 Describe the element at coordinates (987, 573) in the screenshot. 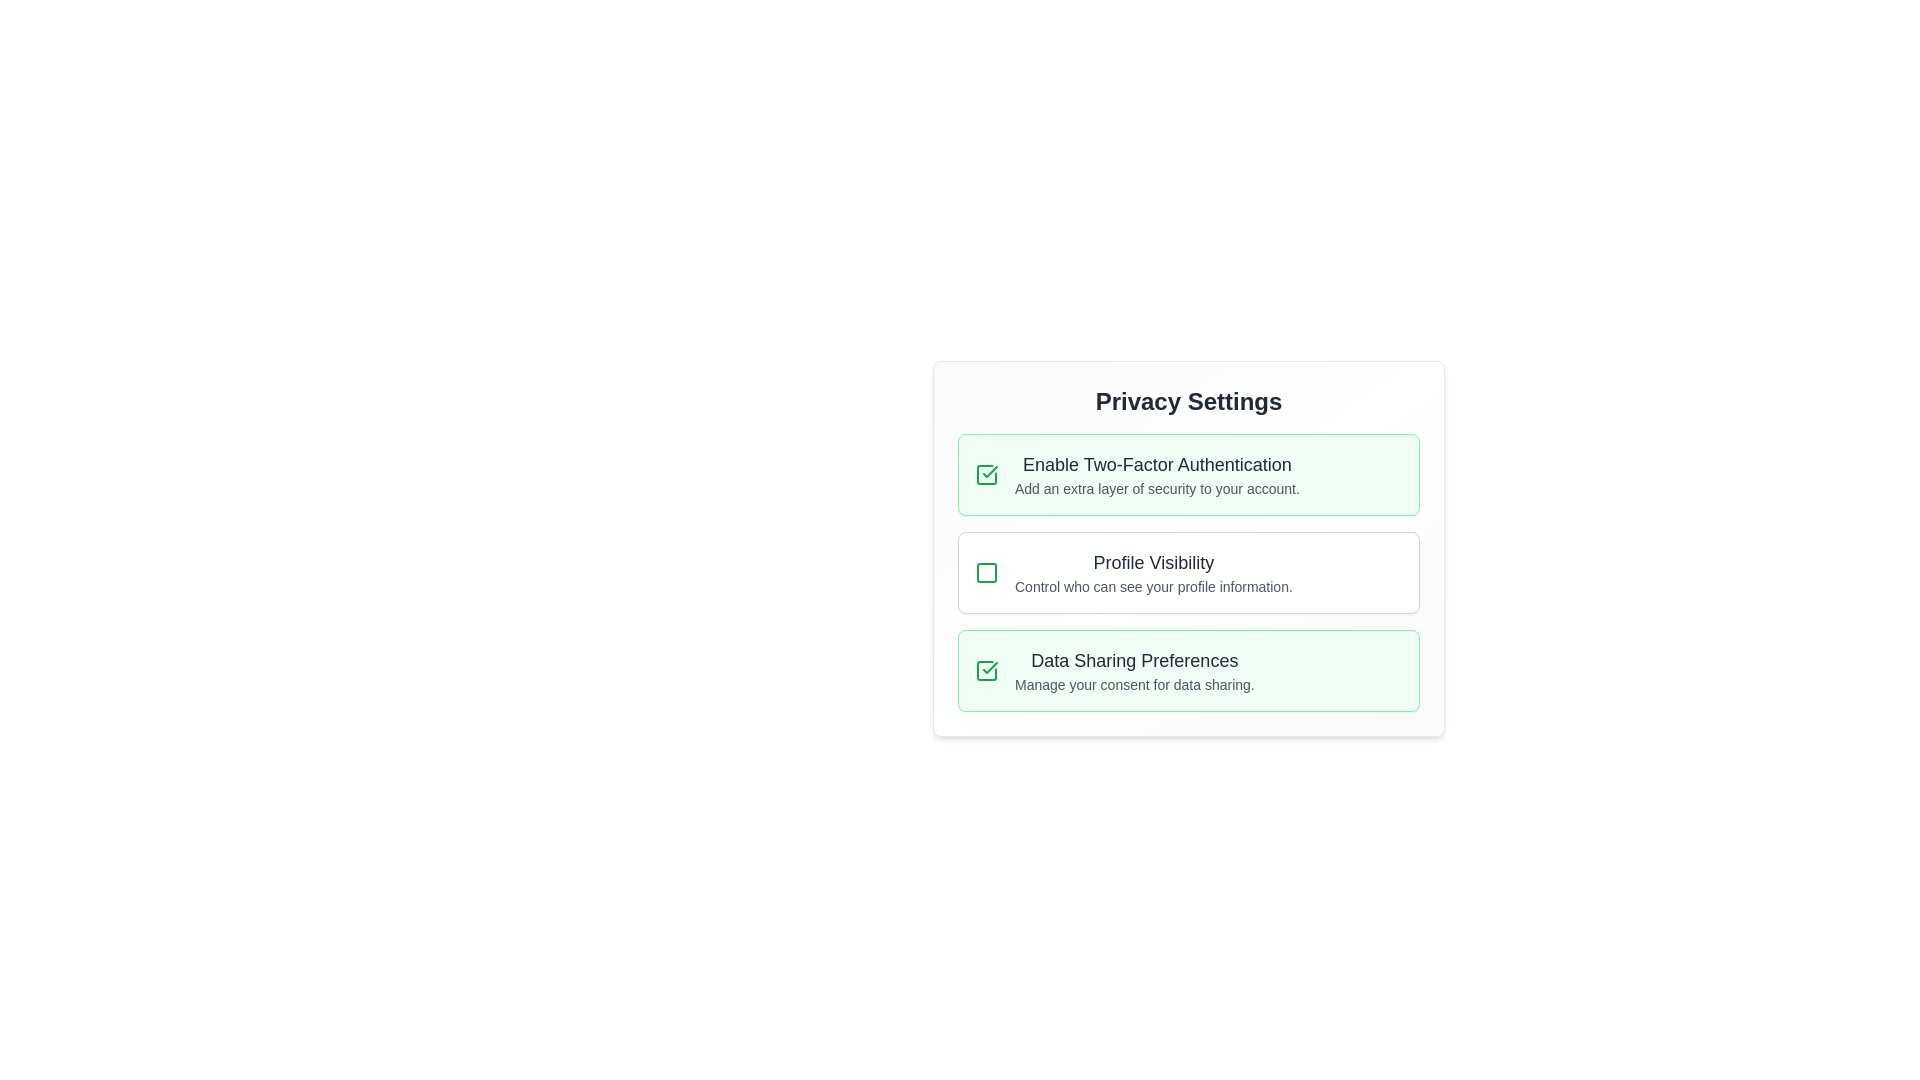

I see `the unselected red checkbox element located adjacent to the 'Profile Visibility' option in the 'Privacy Settings' list` at that location.